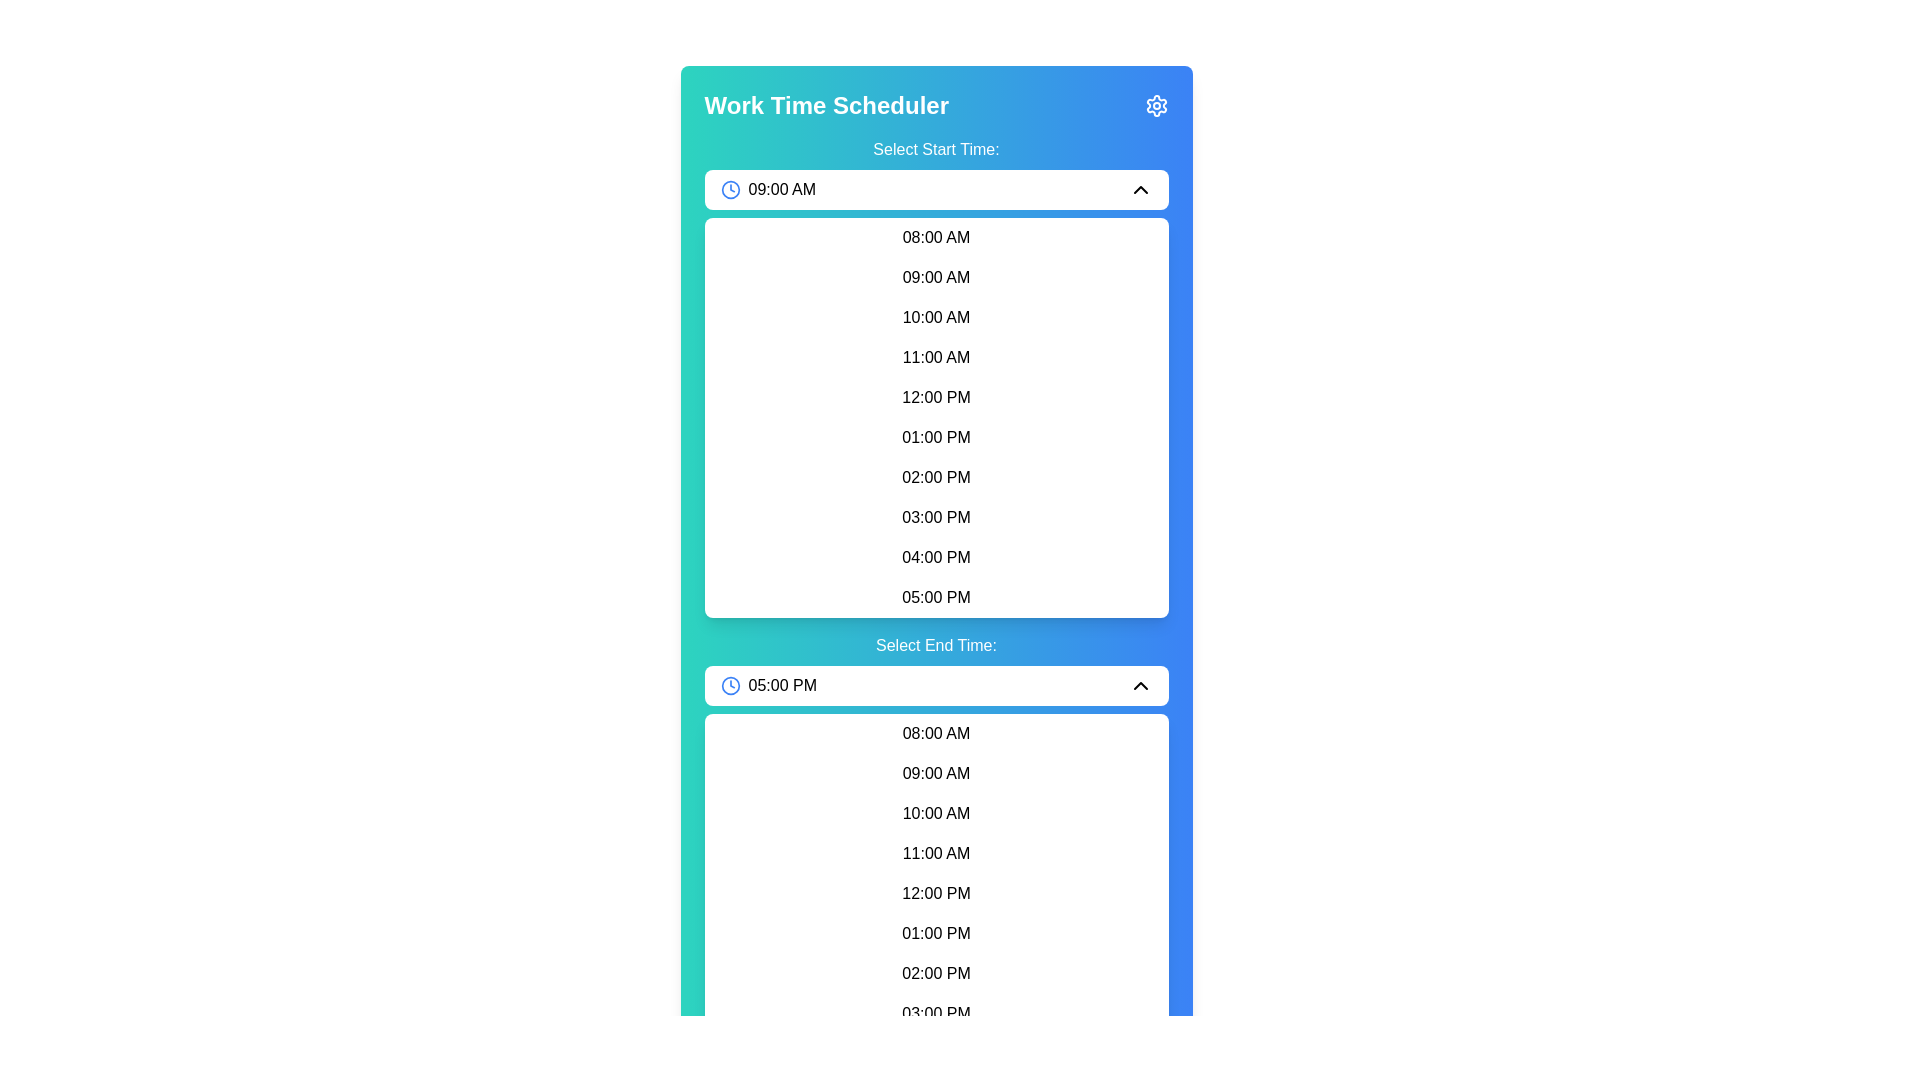  I want to click on the seventh time slot option in the 'Select Start Time' section to set a time value, so click(935, 478).